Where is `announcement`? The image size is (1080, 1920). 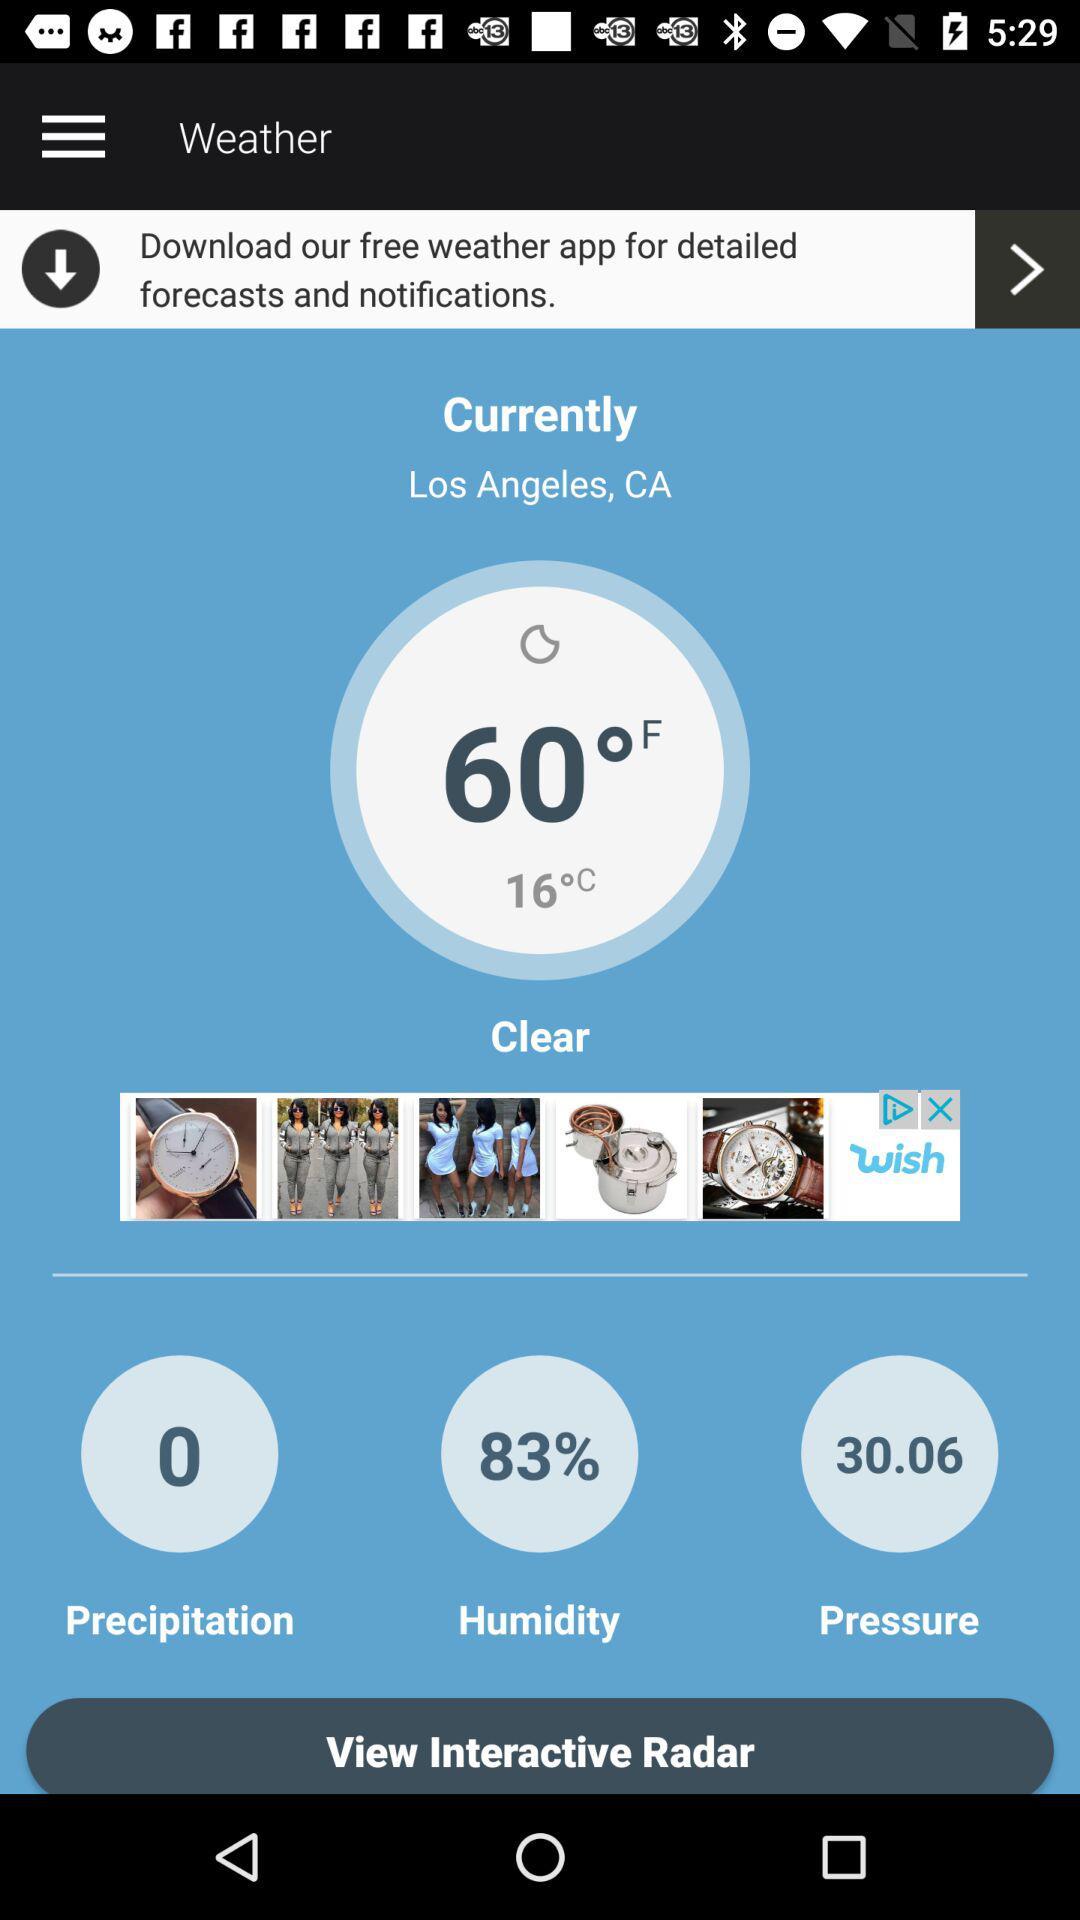 announcement is located at coordinates (540, 1155).